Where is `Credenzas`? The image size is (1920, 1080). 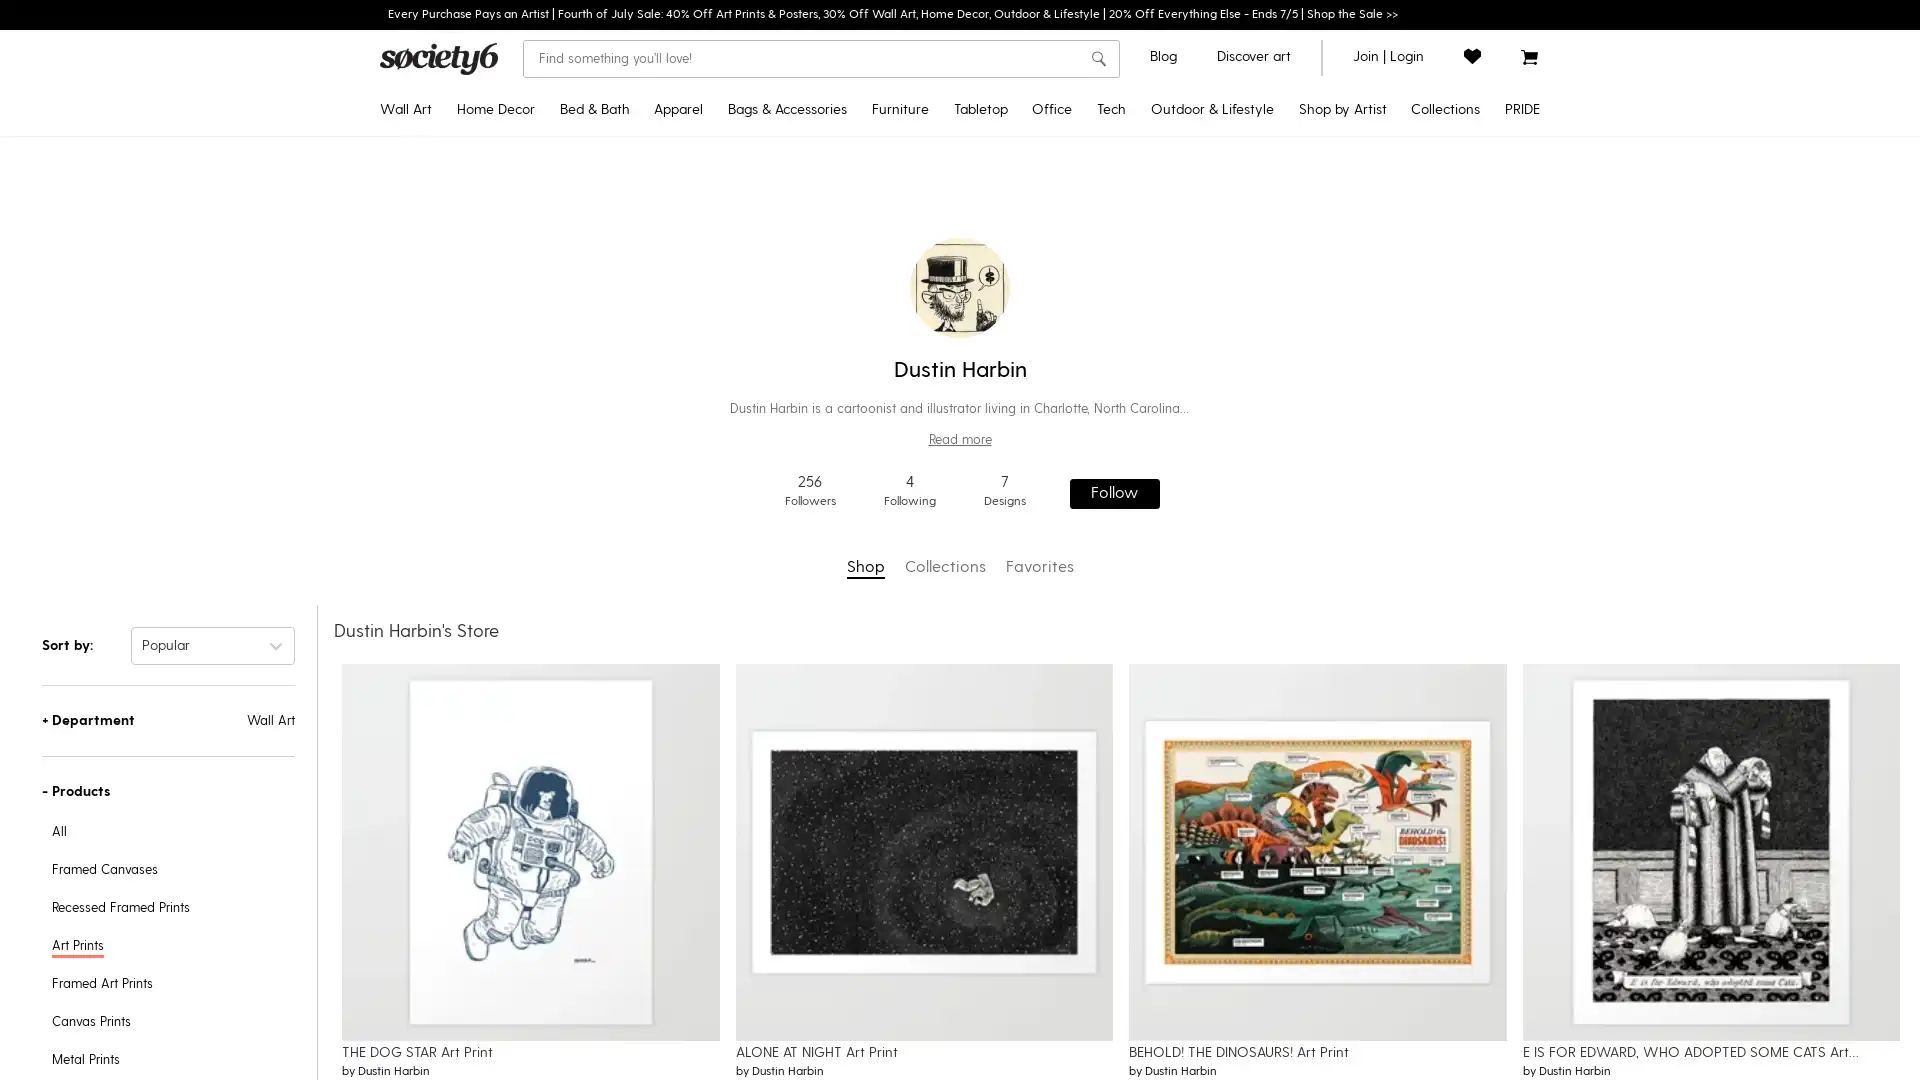
Credenzas is located at coordinates (934, 160).